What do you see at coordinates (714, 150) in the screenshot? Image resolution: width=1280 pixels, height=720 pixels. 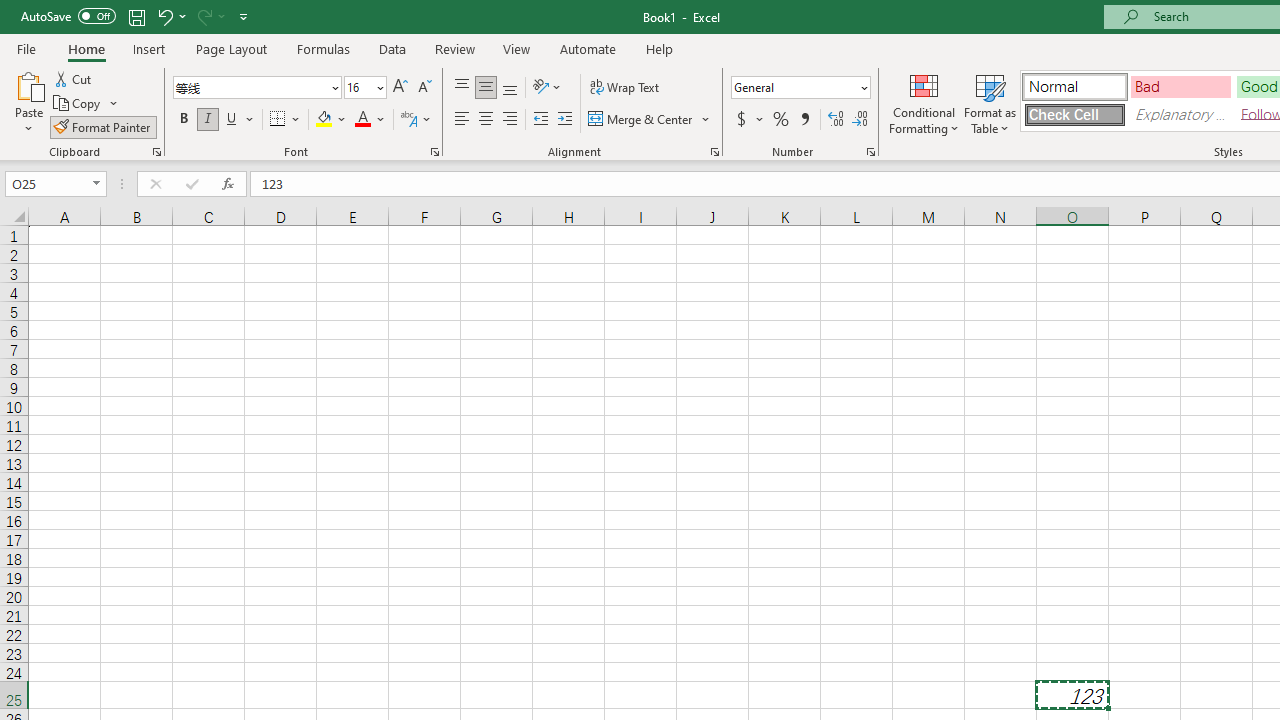 I see `'Format Cell Alignment'` at bounding box center [714, 150].